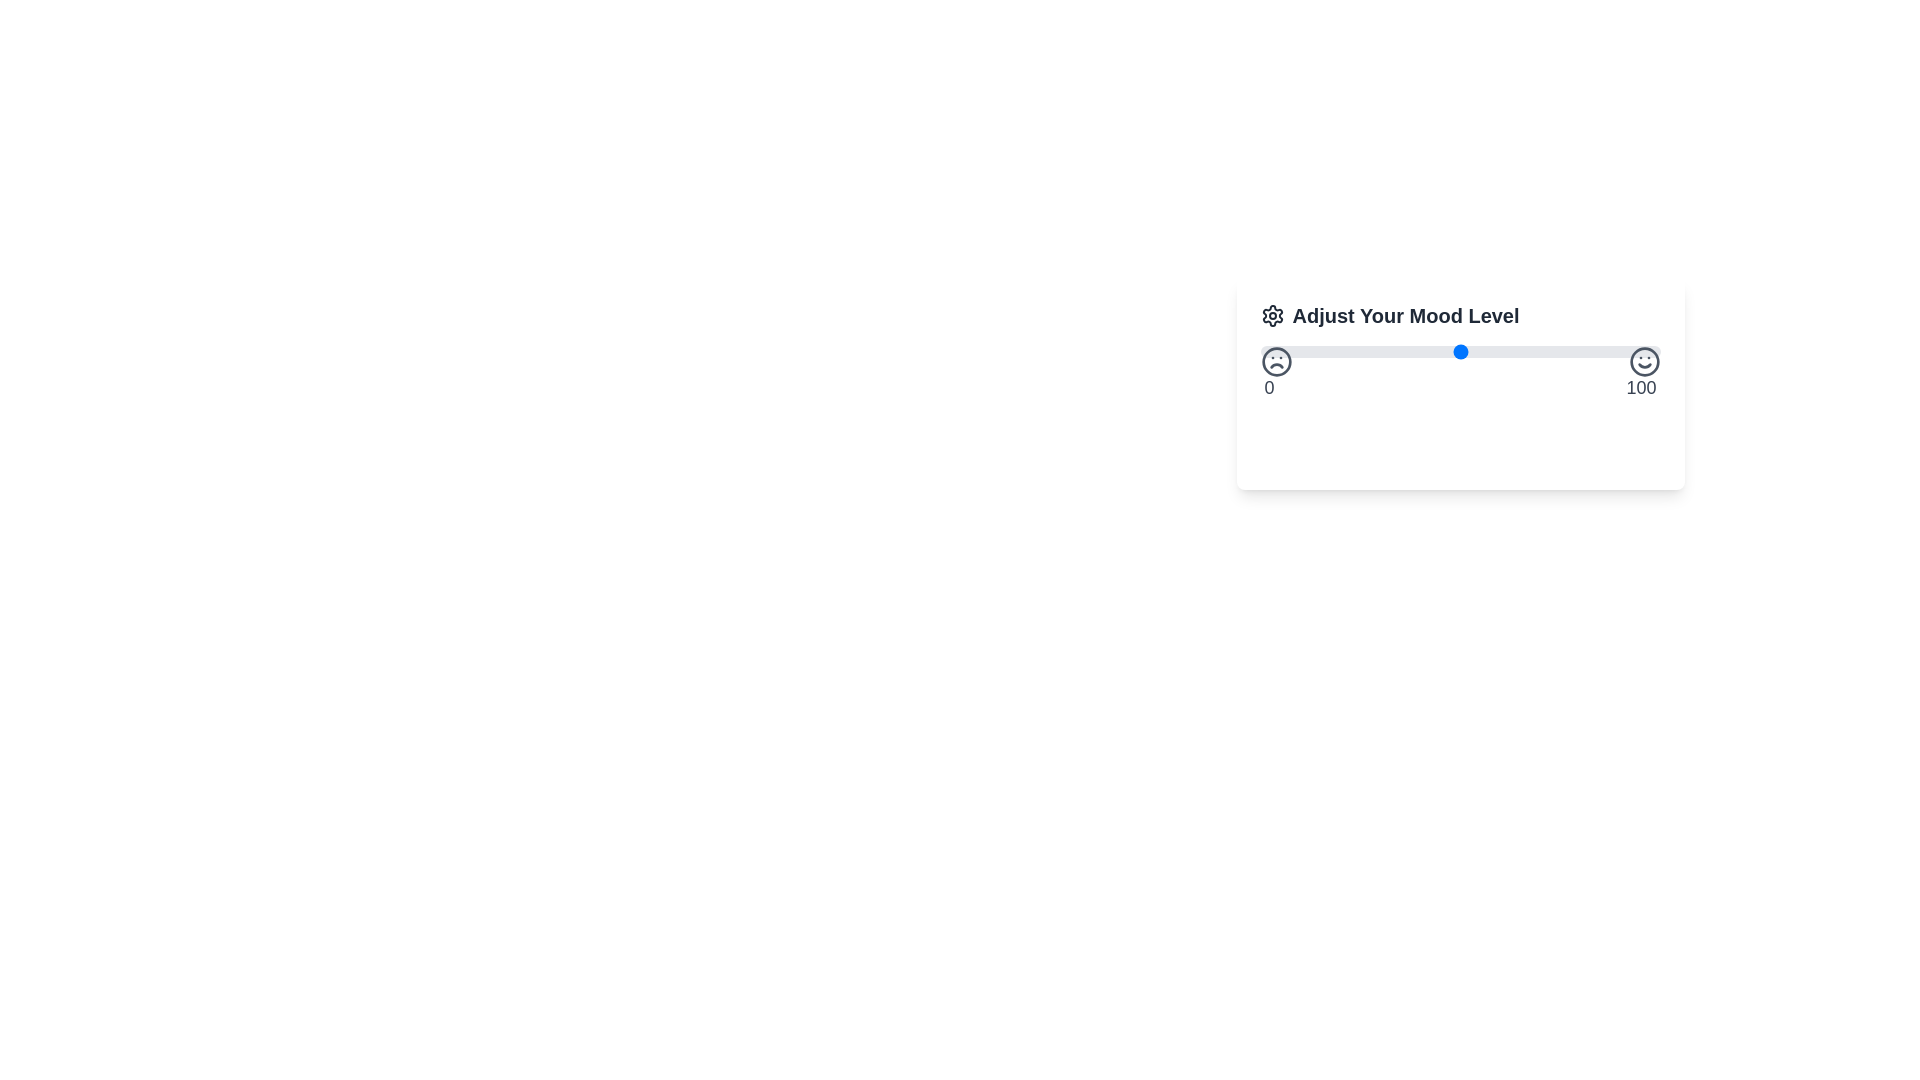 The height and width of the screenshot is (1080, 1920). What do you see at coordinates (1271, 315) in the screenshot?
I see `the cogwheel icon in the settings section of the card-like interface` at bounding box center [1271, 315].